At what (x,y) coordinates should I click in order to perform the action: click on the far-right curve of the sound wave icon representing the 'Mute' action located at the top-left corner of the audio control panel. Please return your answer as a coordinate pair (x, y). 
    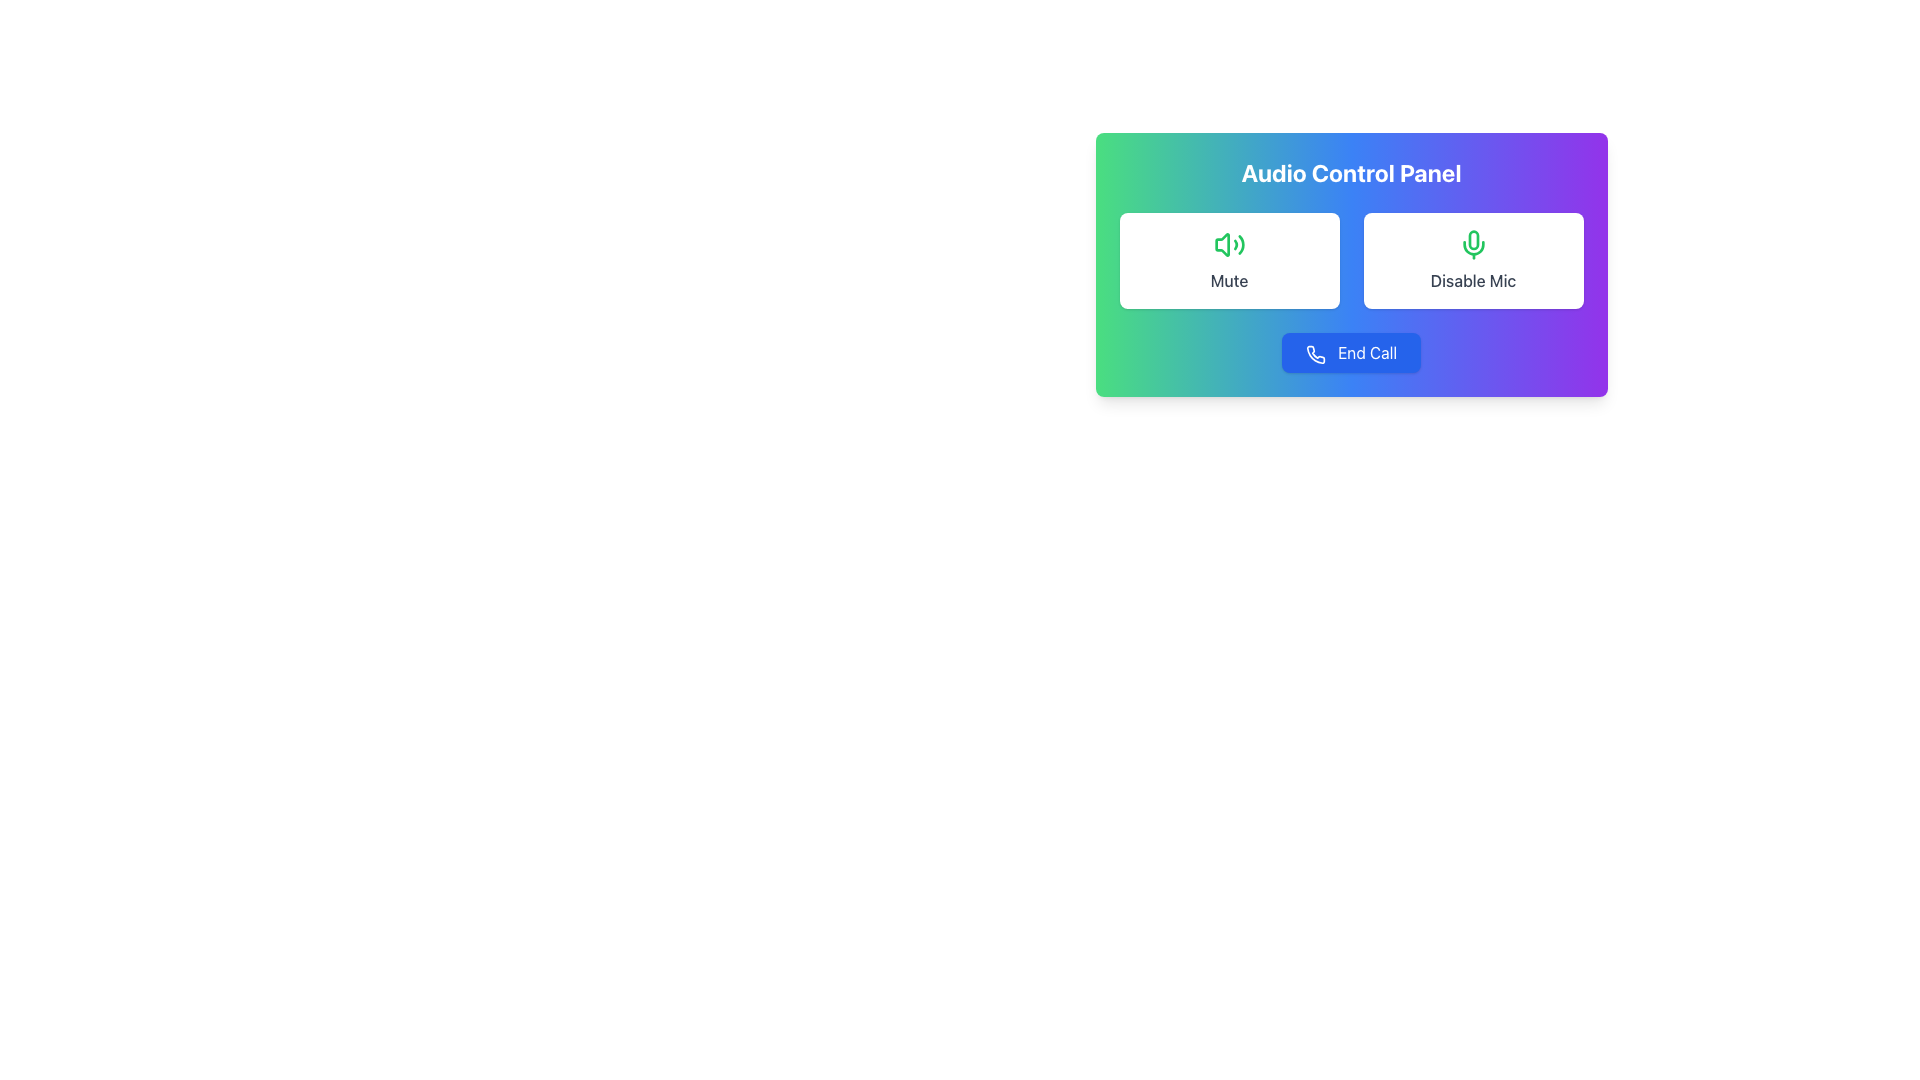
    Looking at the image, I should click on (1240, 244).